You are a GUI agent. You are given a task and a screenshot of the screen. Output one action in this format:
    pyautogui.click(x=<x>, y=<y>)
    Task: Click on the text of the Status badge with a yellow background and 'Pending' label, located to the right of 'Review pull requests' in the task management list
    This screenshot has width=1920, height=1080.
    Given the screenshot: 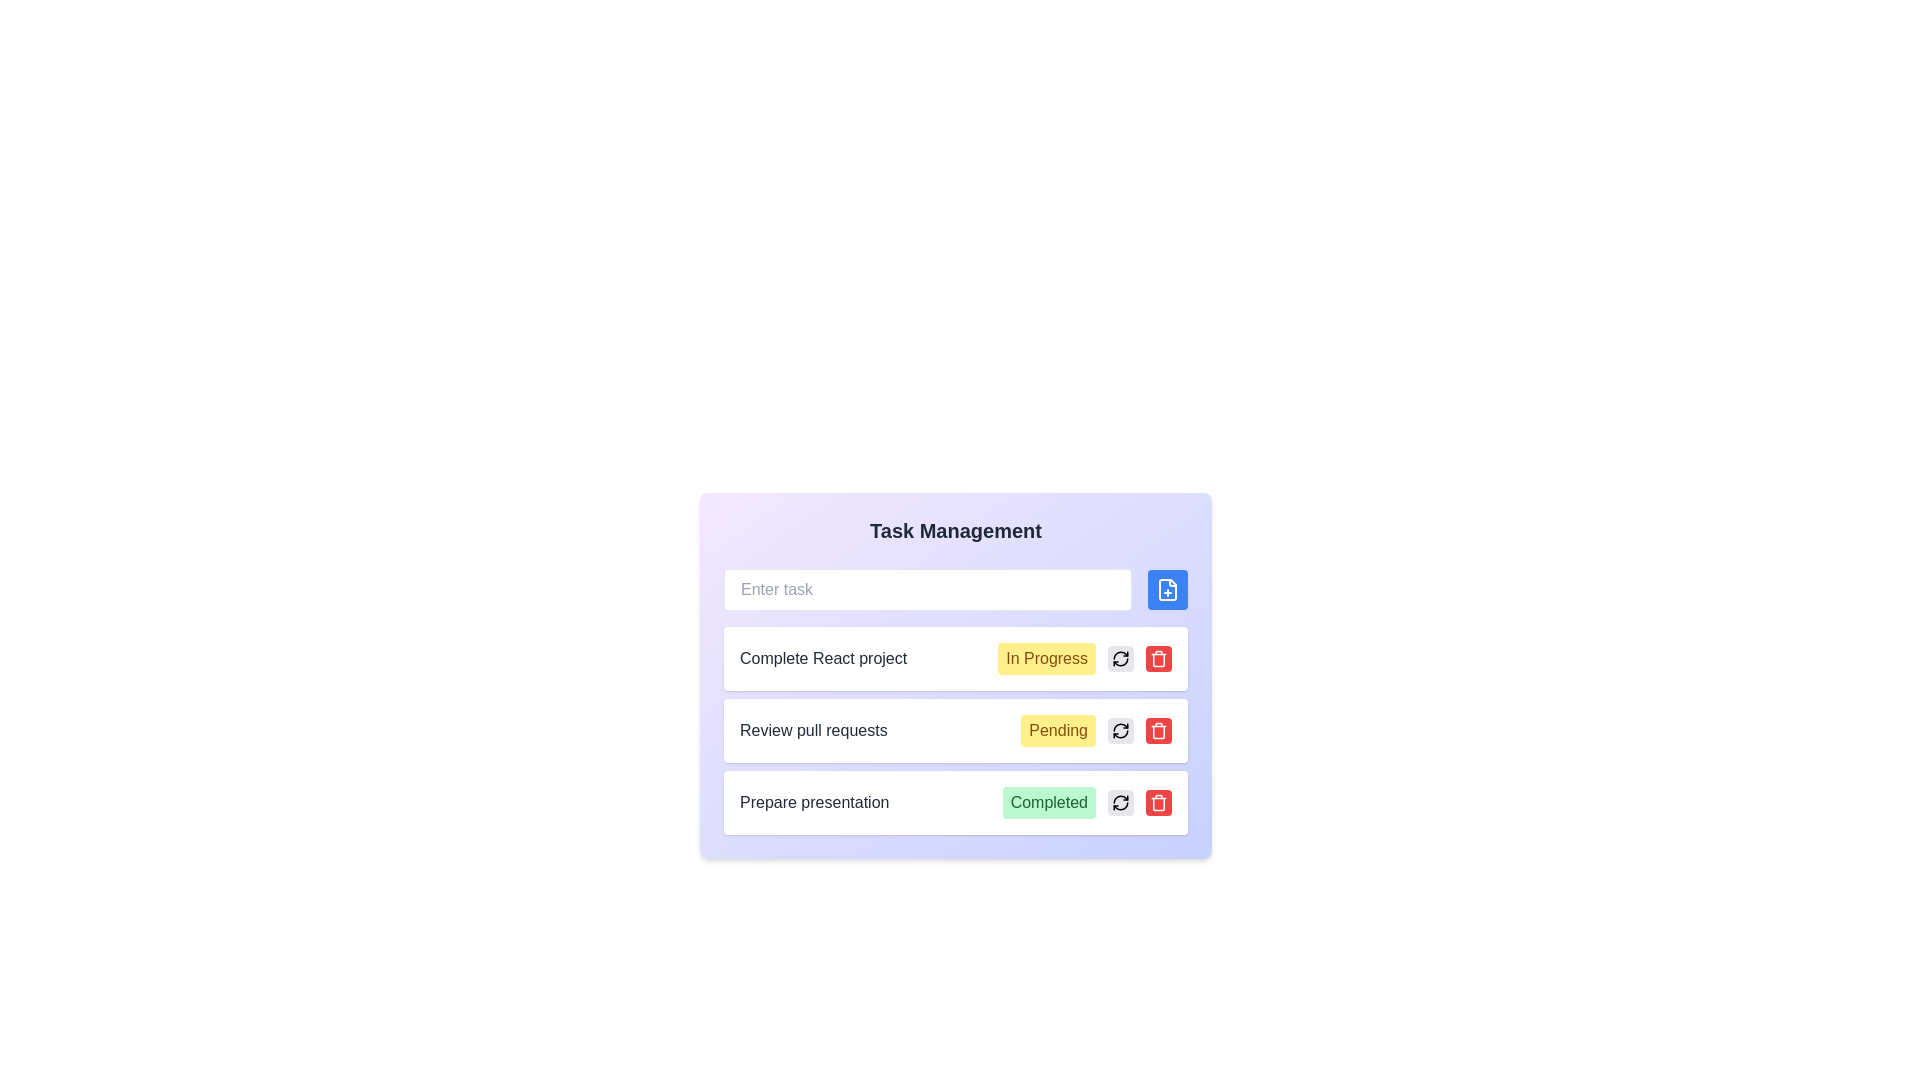 What is the action you would take?
    pyautogui.click(x=1095, y=731)
    